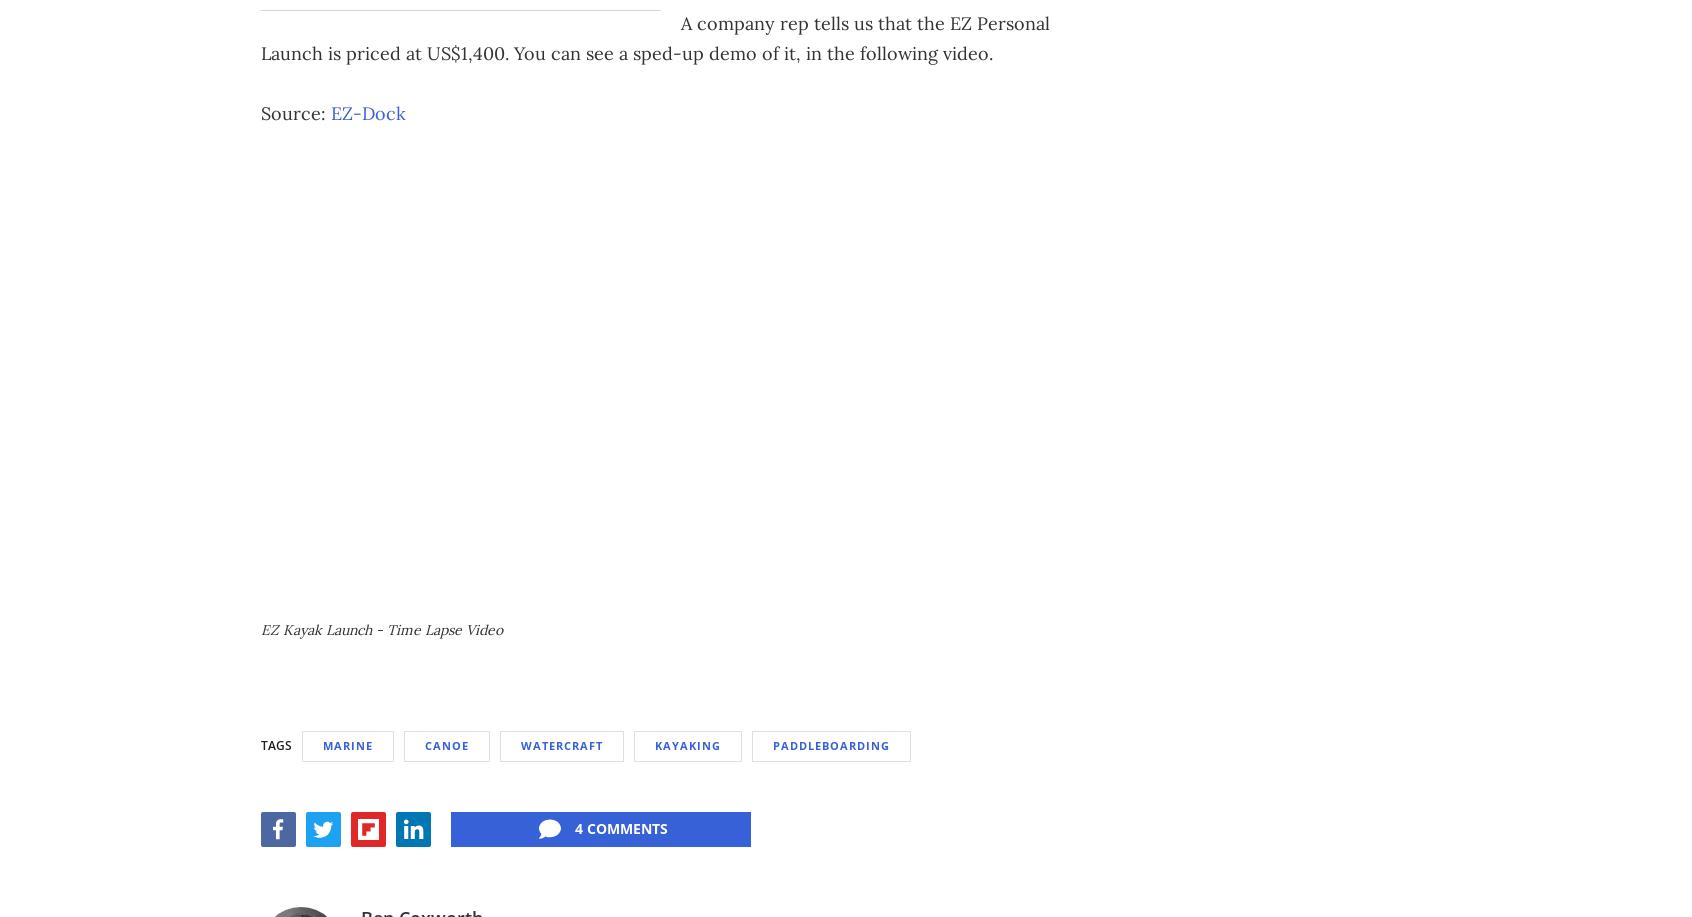  What do you see at coordinates (382, 627) in the screenshot?
I see `'EZ Kayak Launch - Time Lapse Video'` at bounding box center [382, 627].